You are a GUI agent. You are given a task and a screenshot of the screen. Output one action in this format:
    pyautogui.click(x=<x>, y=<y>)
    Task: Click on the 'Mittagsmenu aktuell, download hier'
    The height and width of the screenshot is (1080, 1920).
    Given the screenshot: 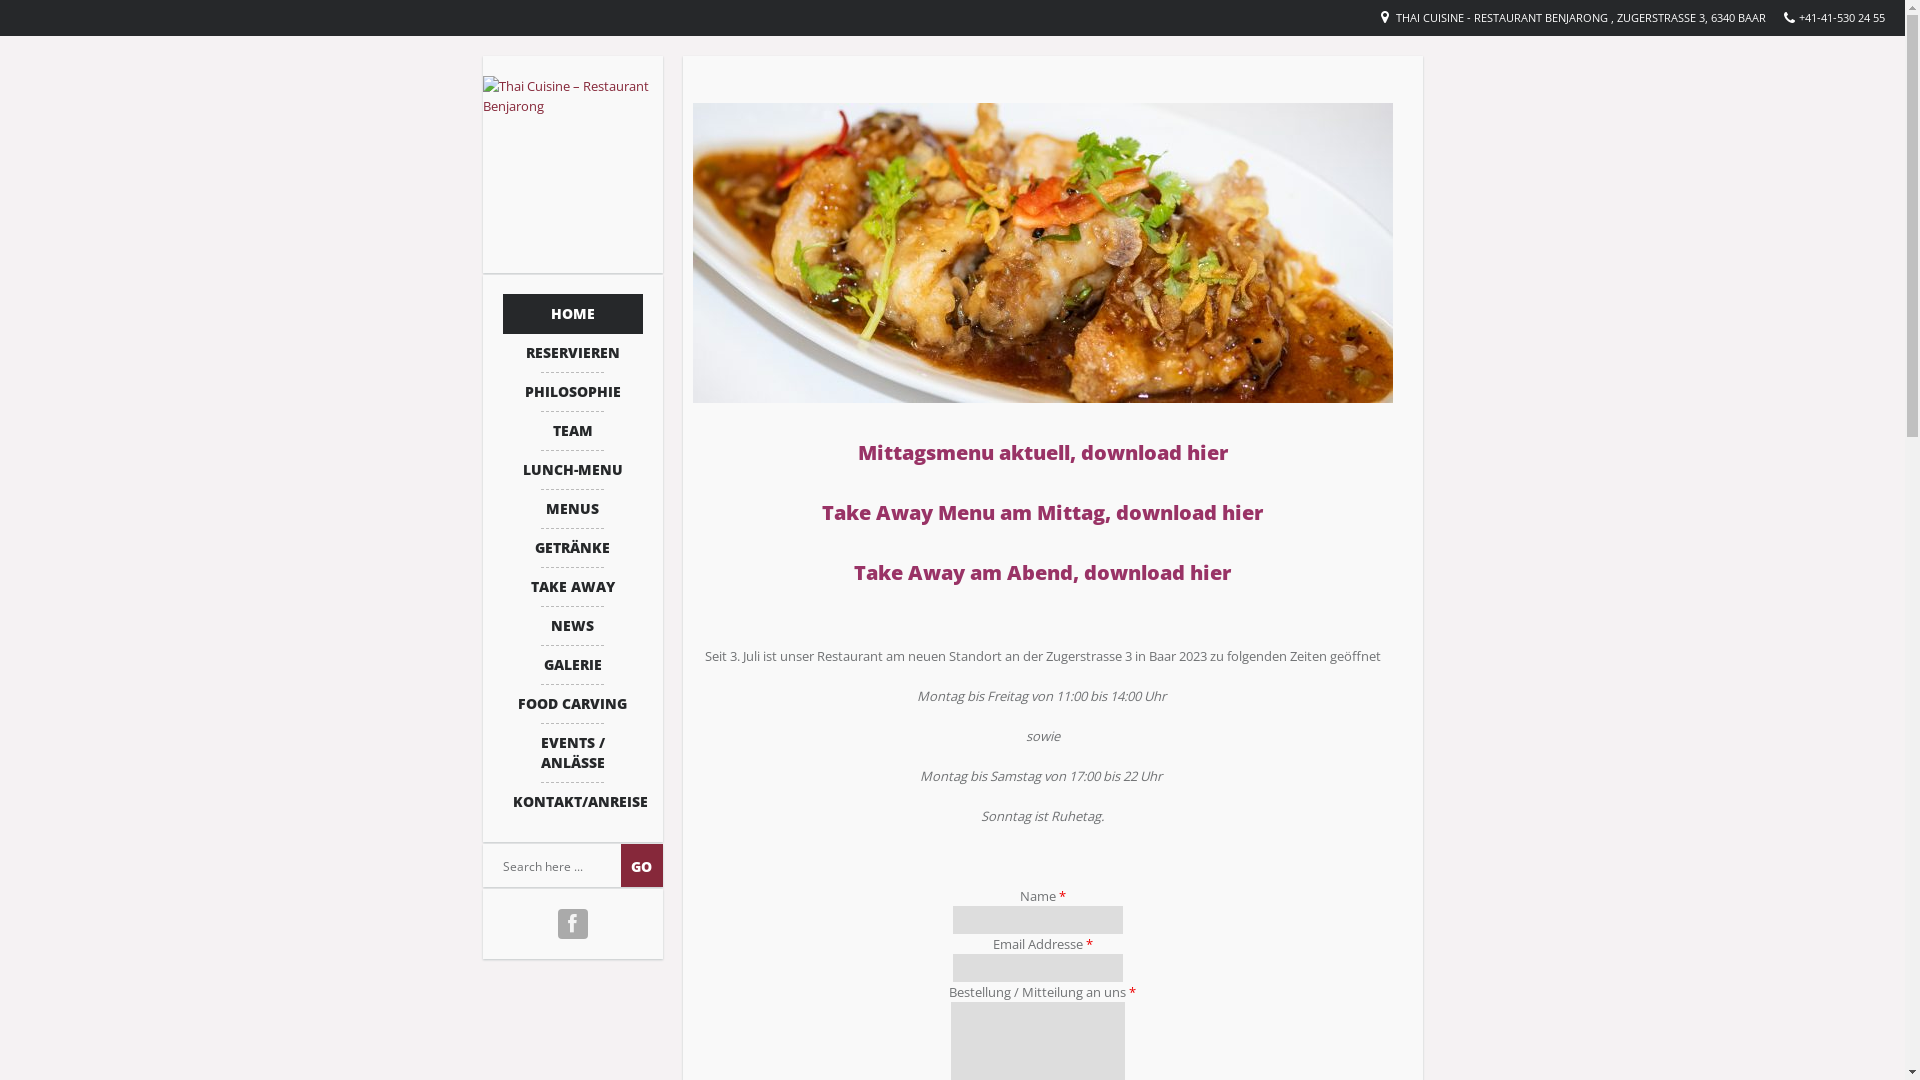 What is the action you would take?
    pyautogui.click(x=1041, y=452)
    